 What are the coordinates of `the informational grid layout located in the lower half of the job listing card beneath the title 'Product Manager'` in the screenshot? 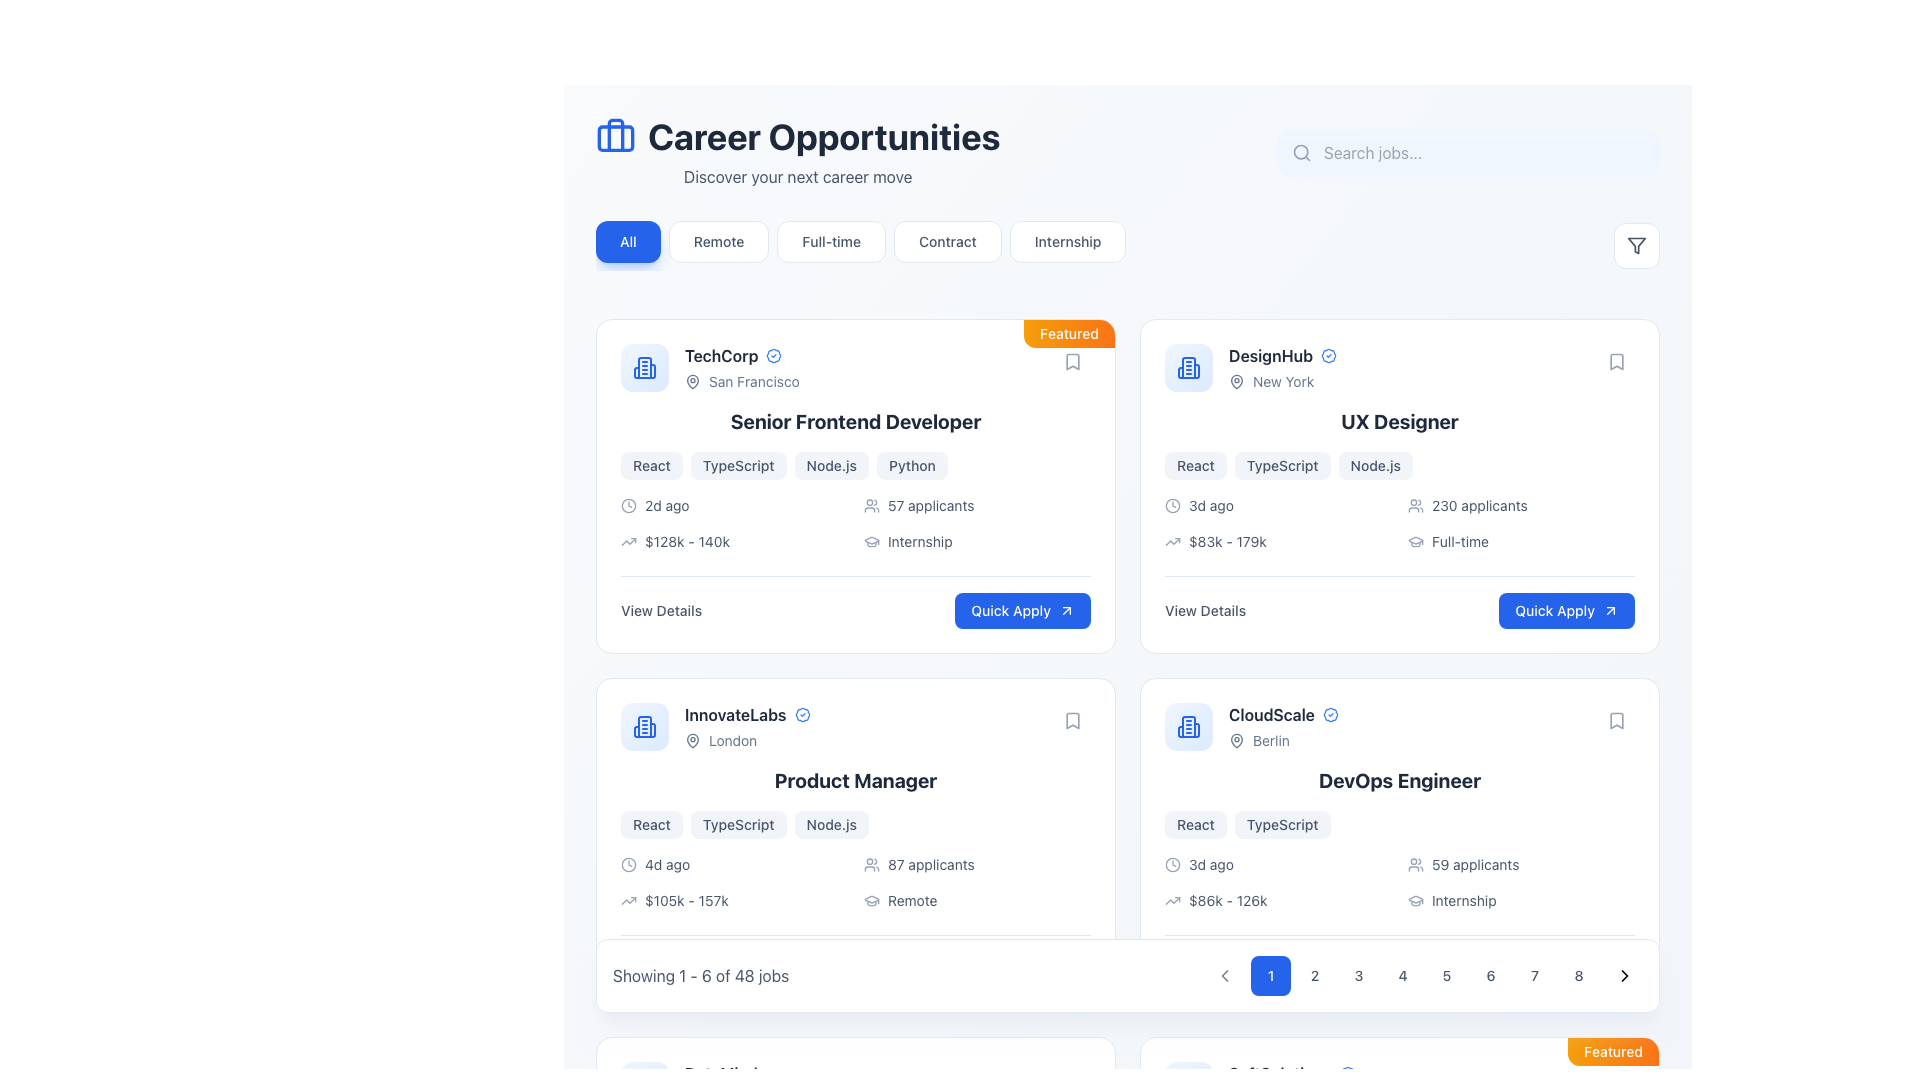 It's located at (855, 882).